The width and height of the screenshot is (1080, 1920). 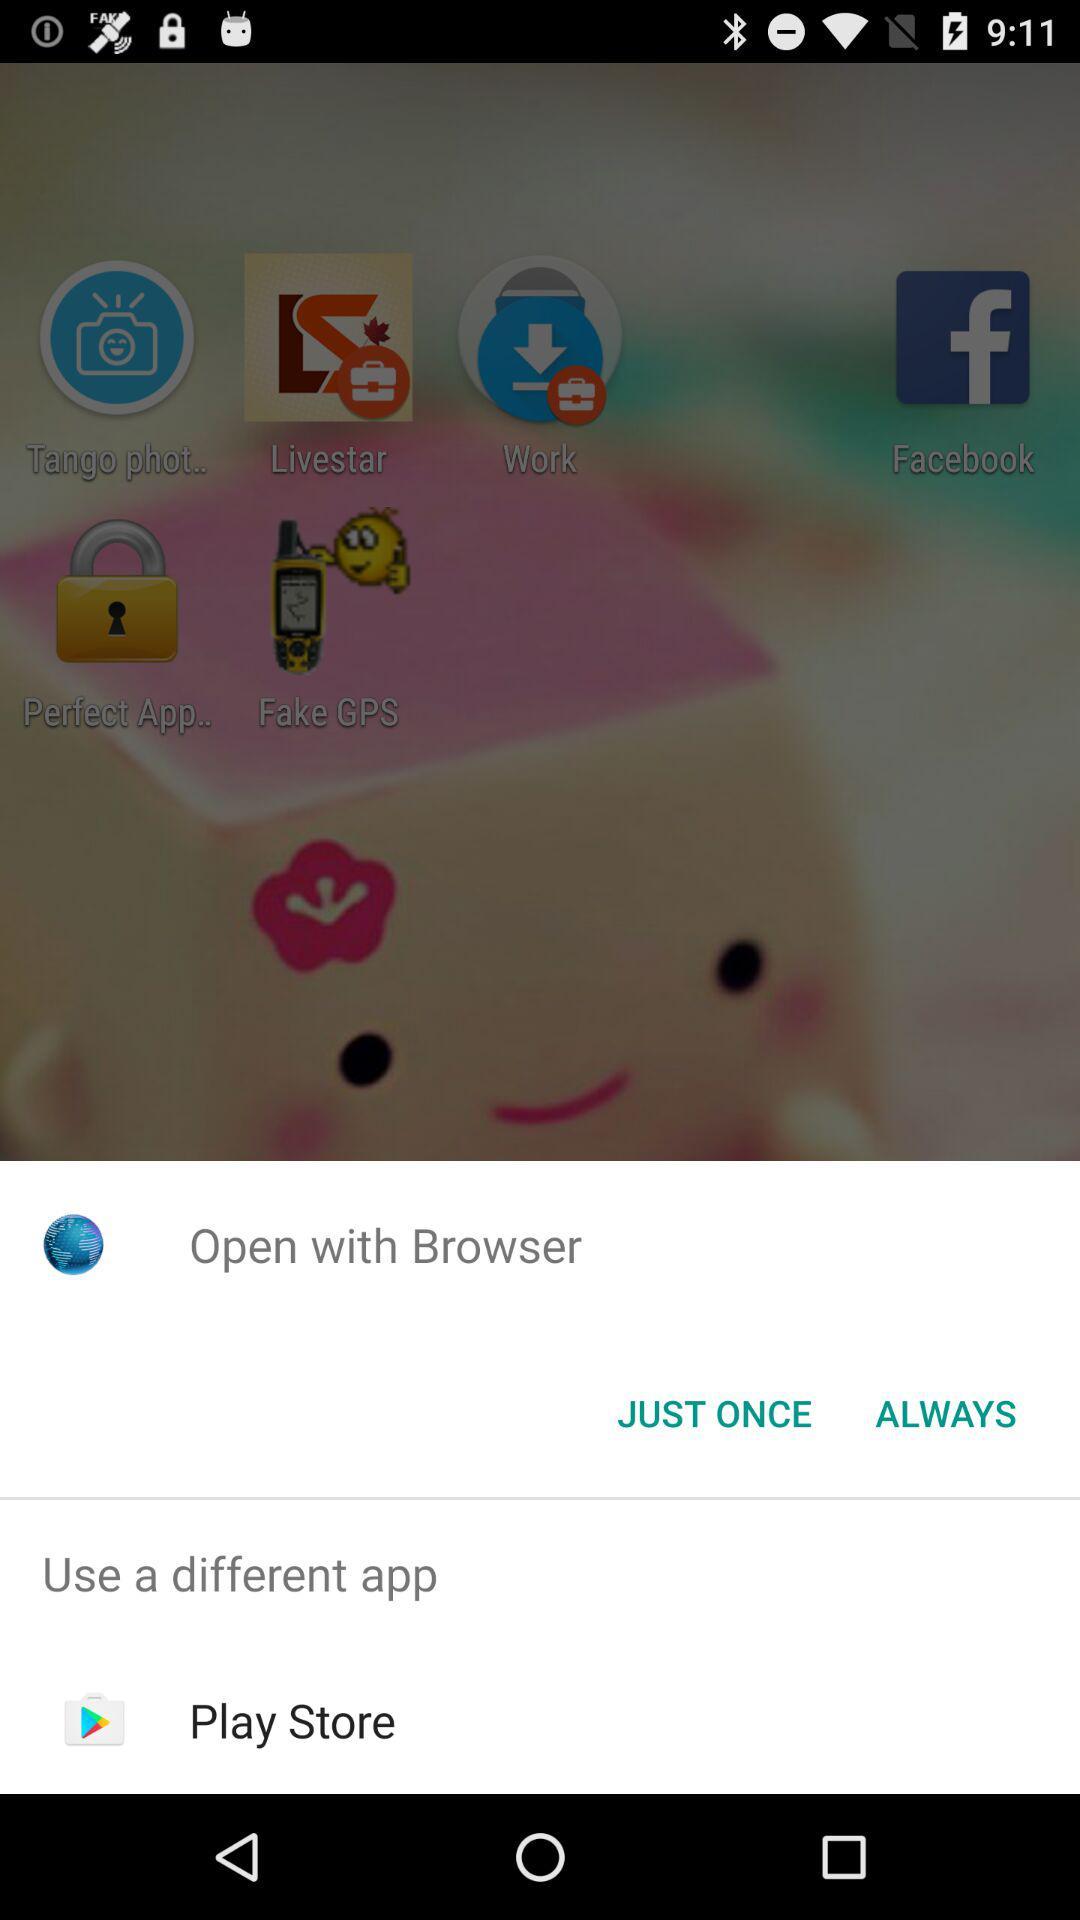 What do you see at coordinates (945, 1411) in the screenshot?
I see `always item` at bounding box center [945, 1411].